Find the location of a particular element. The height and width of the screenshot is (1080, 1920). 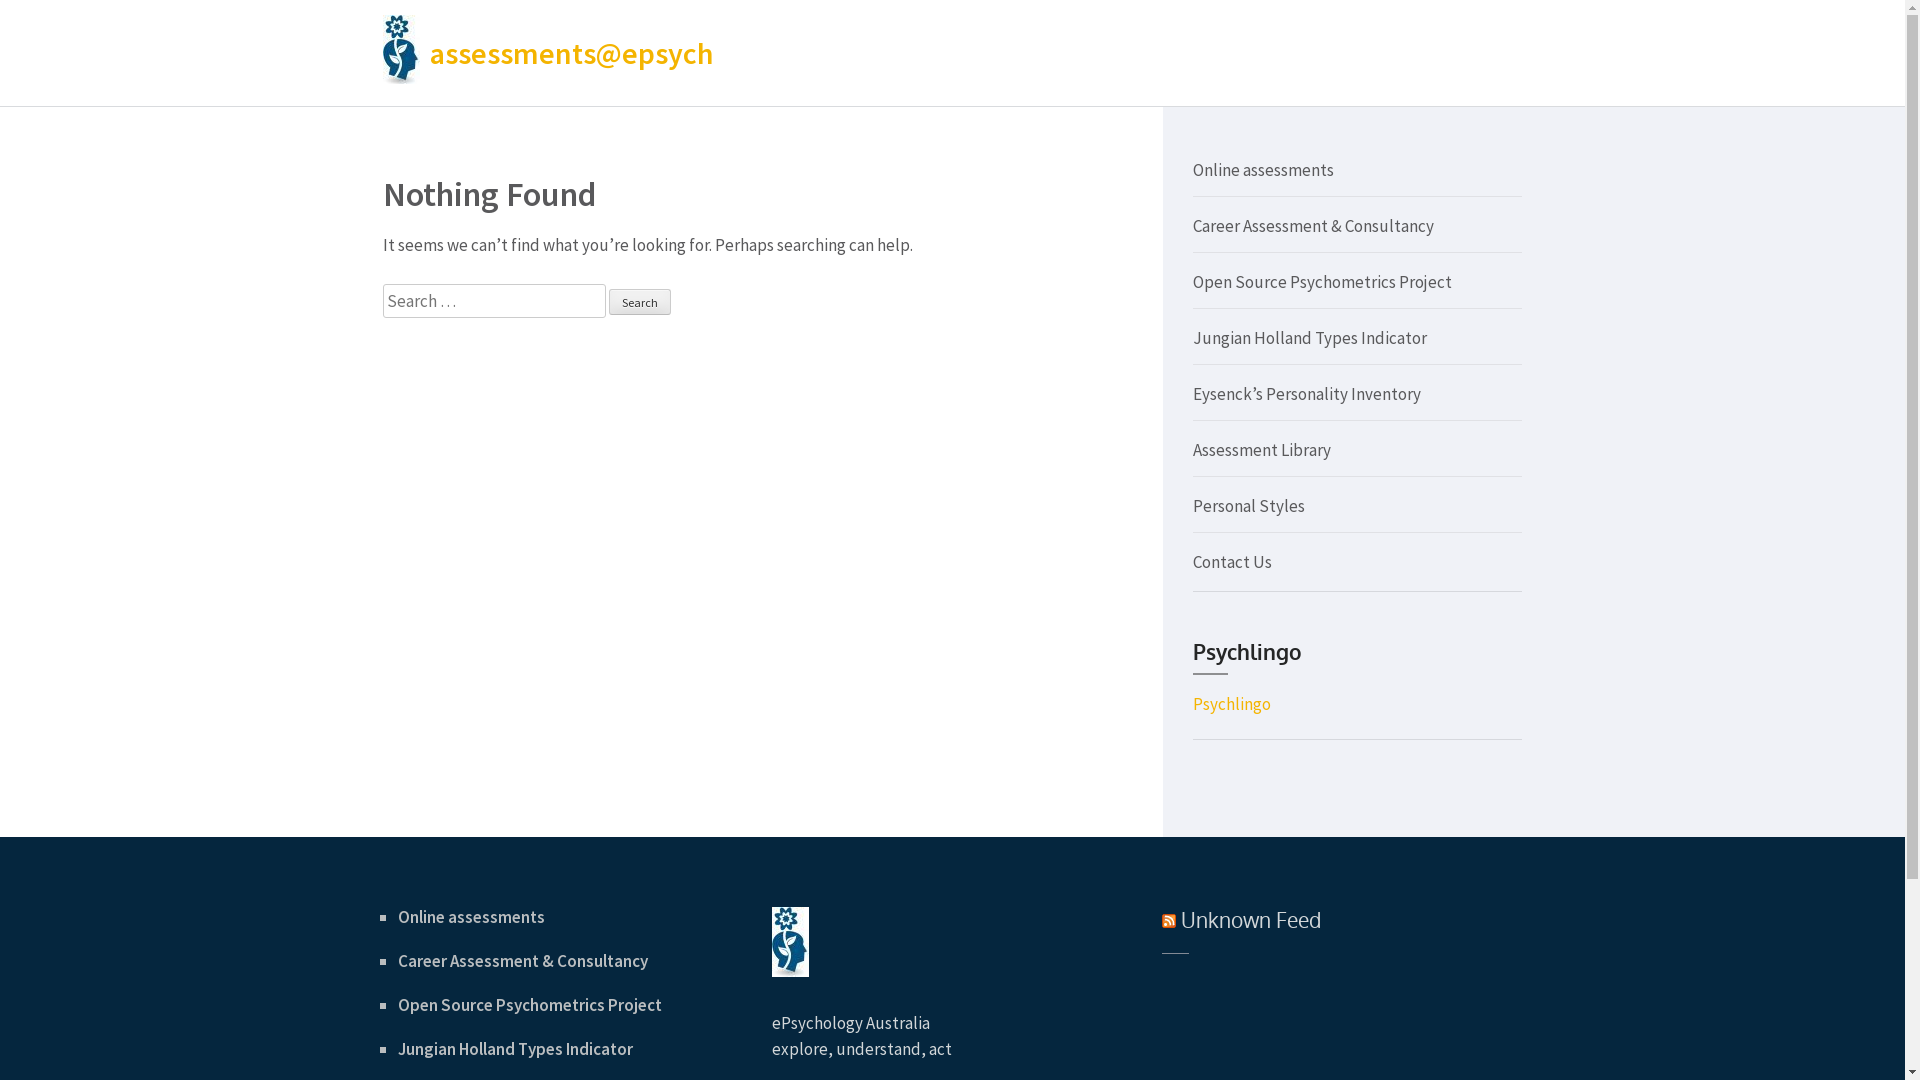

'Psychlingo ' is located at coordinates (1231, 703).